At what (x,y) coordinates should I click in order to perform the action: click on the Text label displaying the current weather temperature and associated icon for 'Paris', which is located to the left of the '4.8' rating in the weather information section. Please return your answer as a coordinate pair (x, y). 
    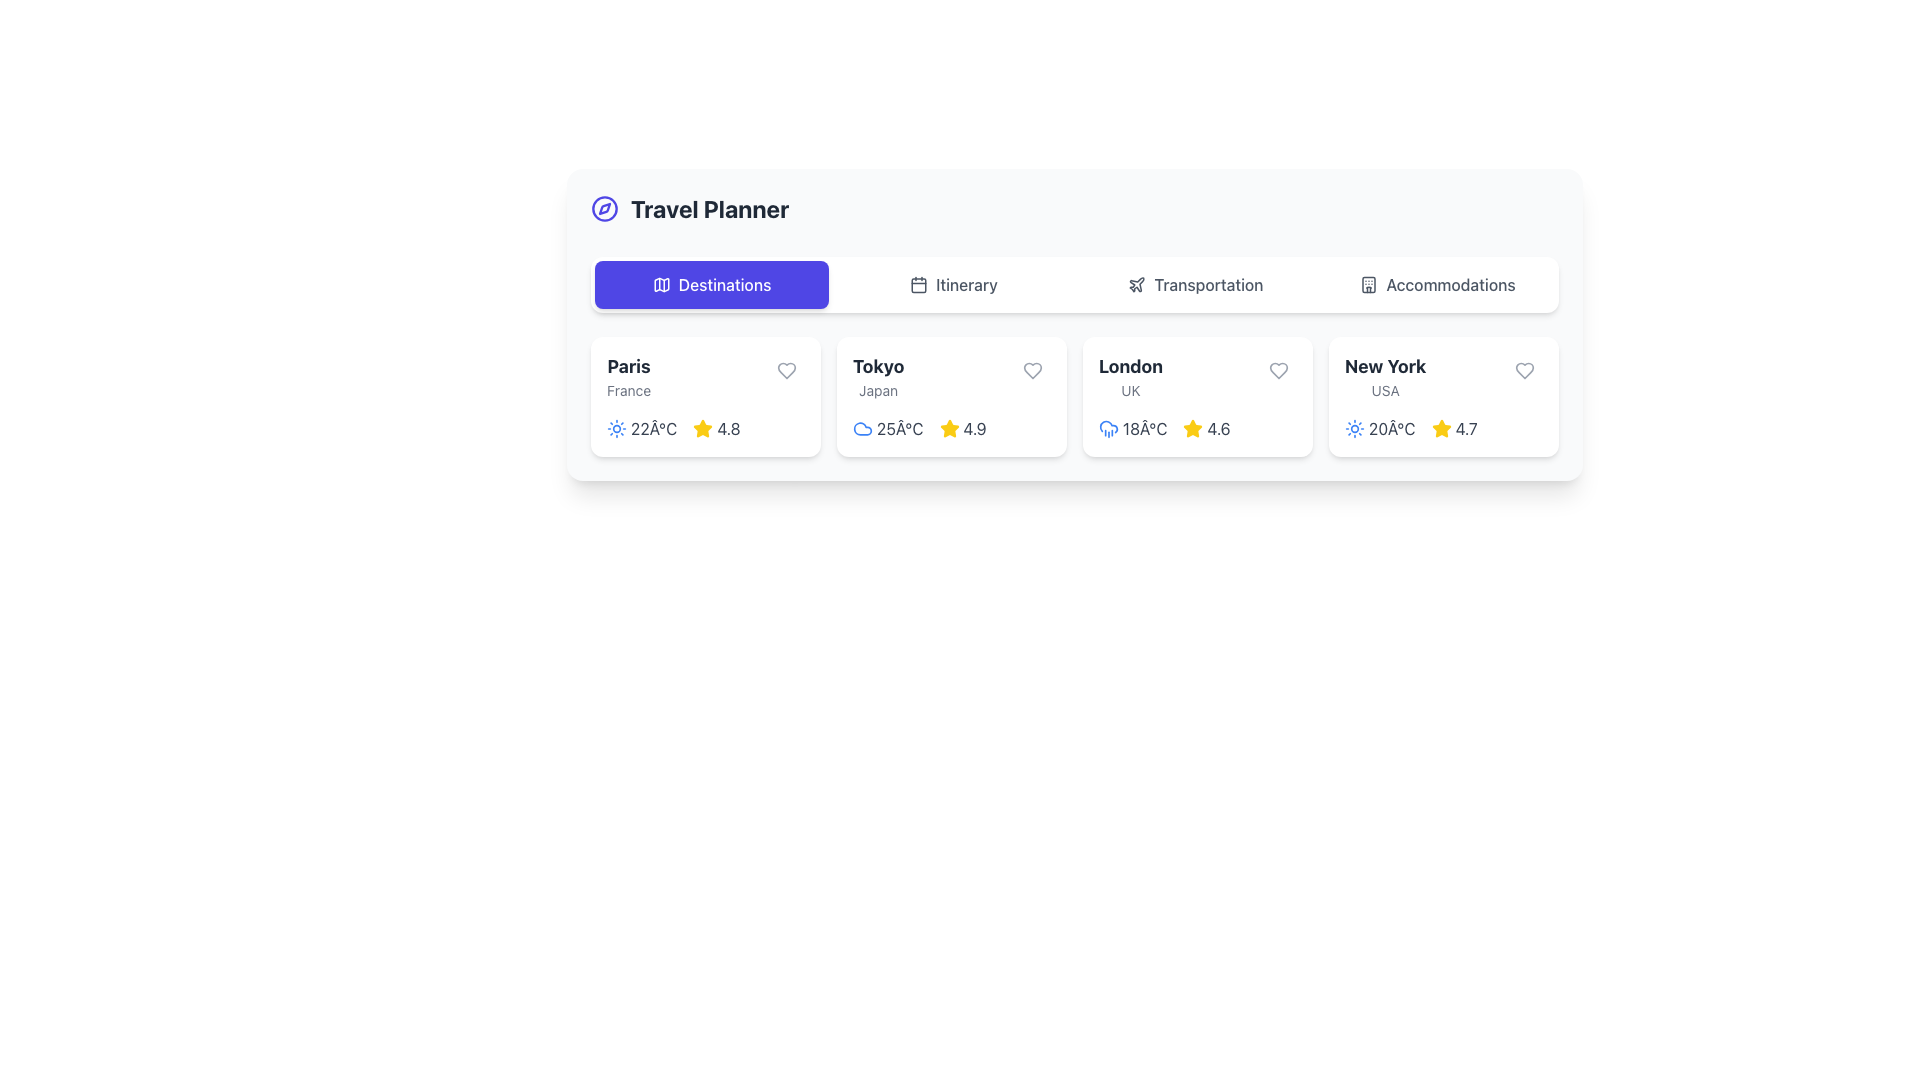
    Looking at the image, I should click on (642, 427).